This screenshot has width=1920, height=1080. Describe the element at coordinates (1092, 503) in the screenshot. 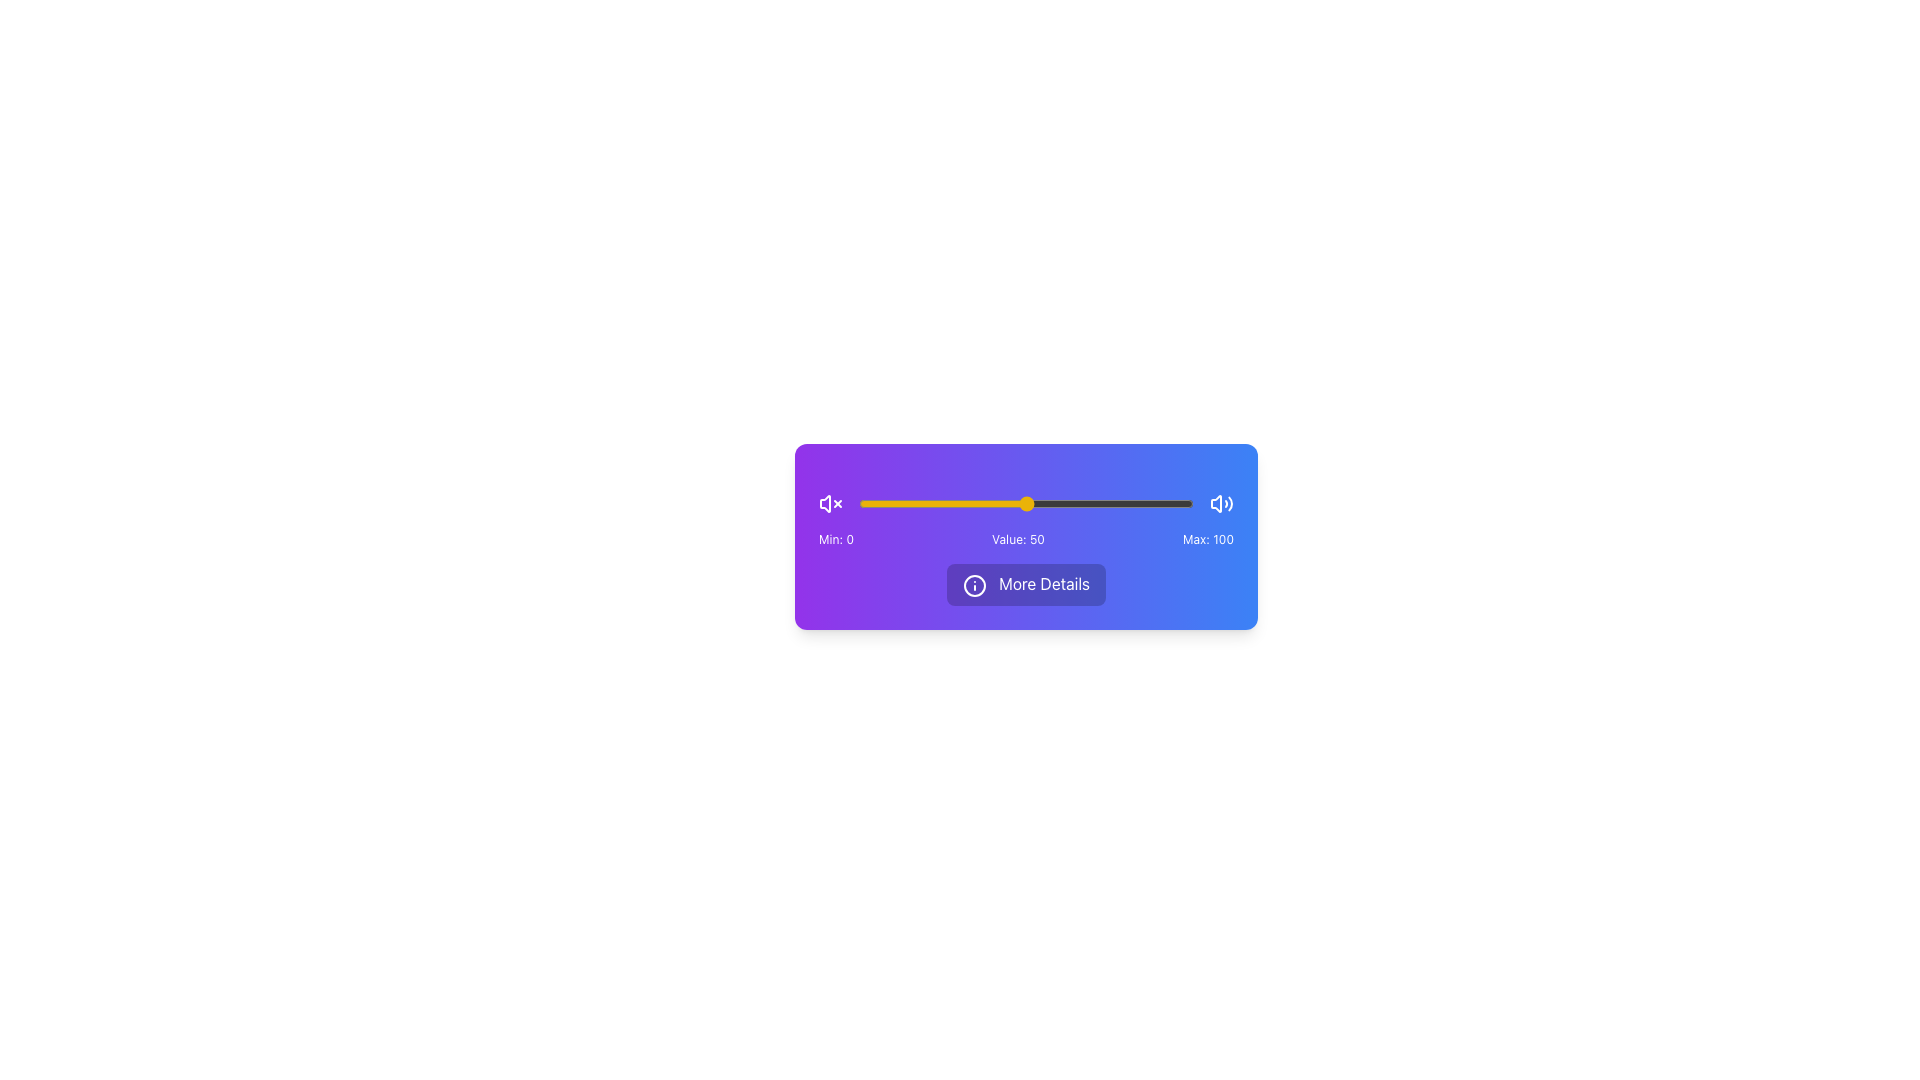

I see `the volume` at that location.